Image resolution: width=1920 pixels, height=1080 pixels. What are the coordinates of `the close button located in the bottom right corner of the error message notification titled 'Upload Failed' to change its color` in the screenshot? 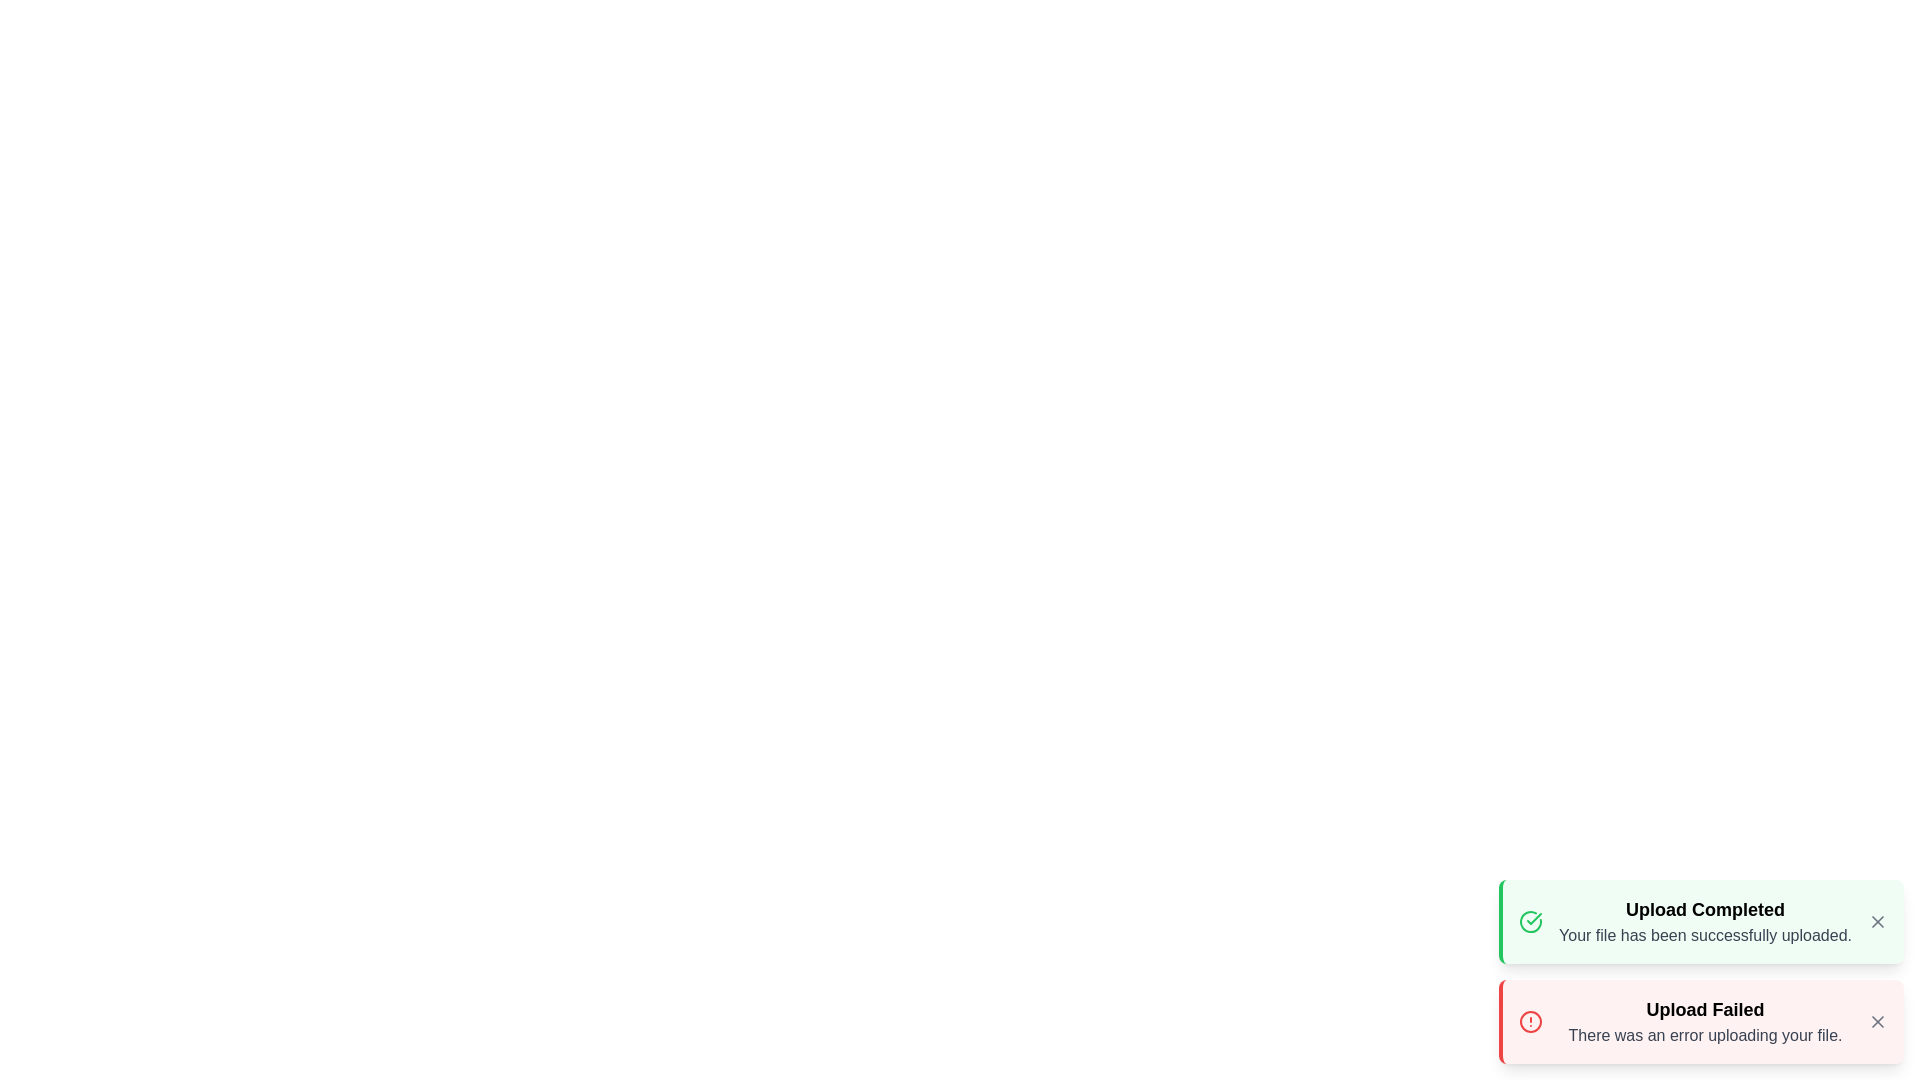 It's located at (1876, 1022).